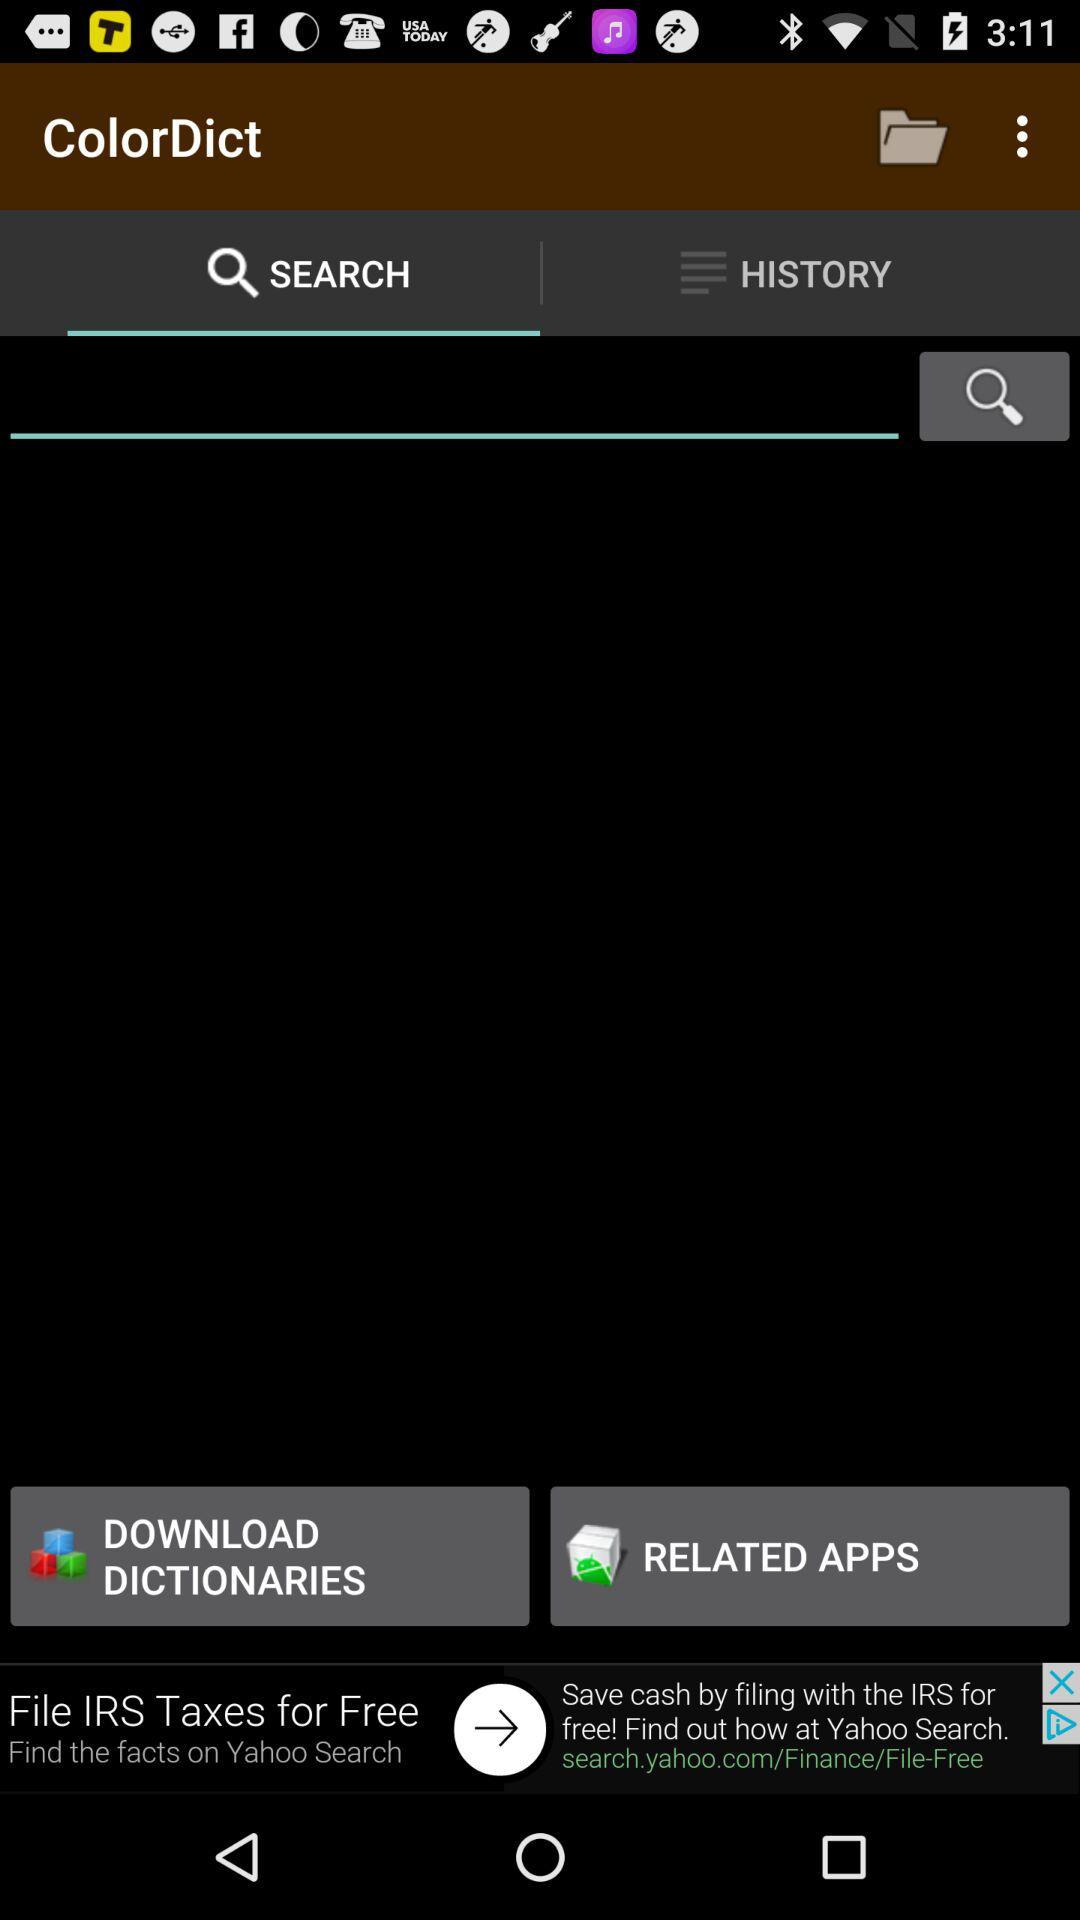  What do you see at coordinates (994, 423) in the screenshot?
I see `the search icon` at bounding box center [994, 423].